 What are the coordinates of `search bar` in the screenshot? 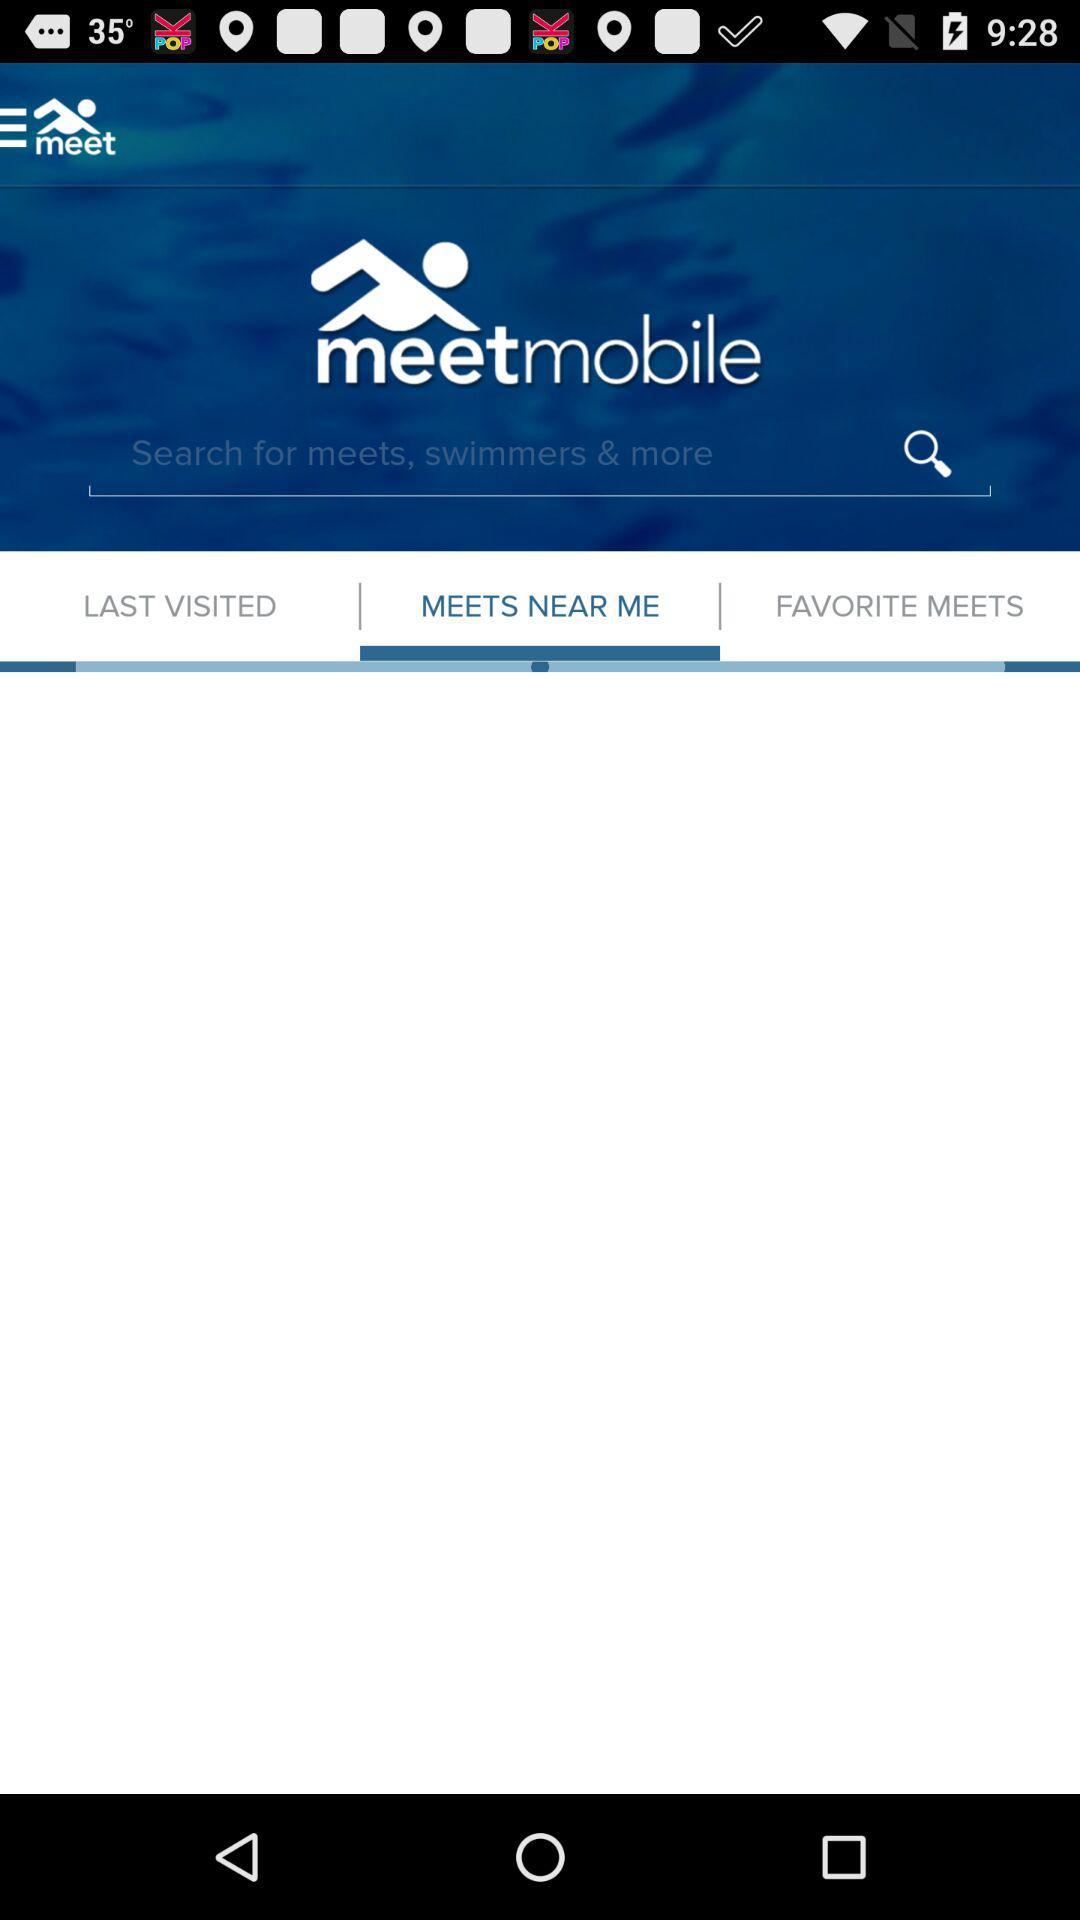 It's located at (540, 453).